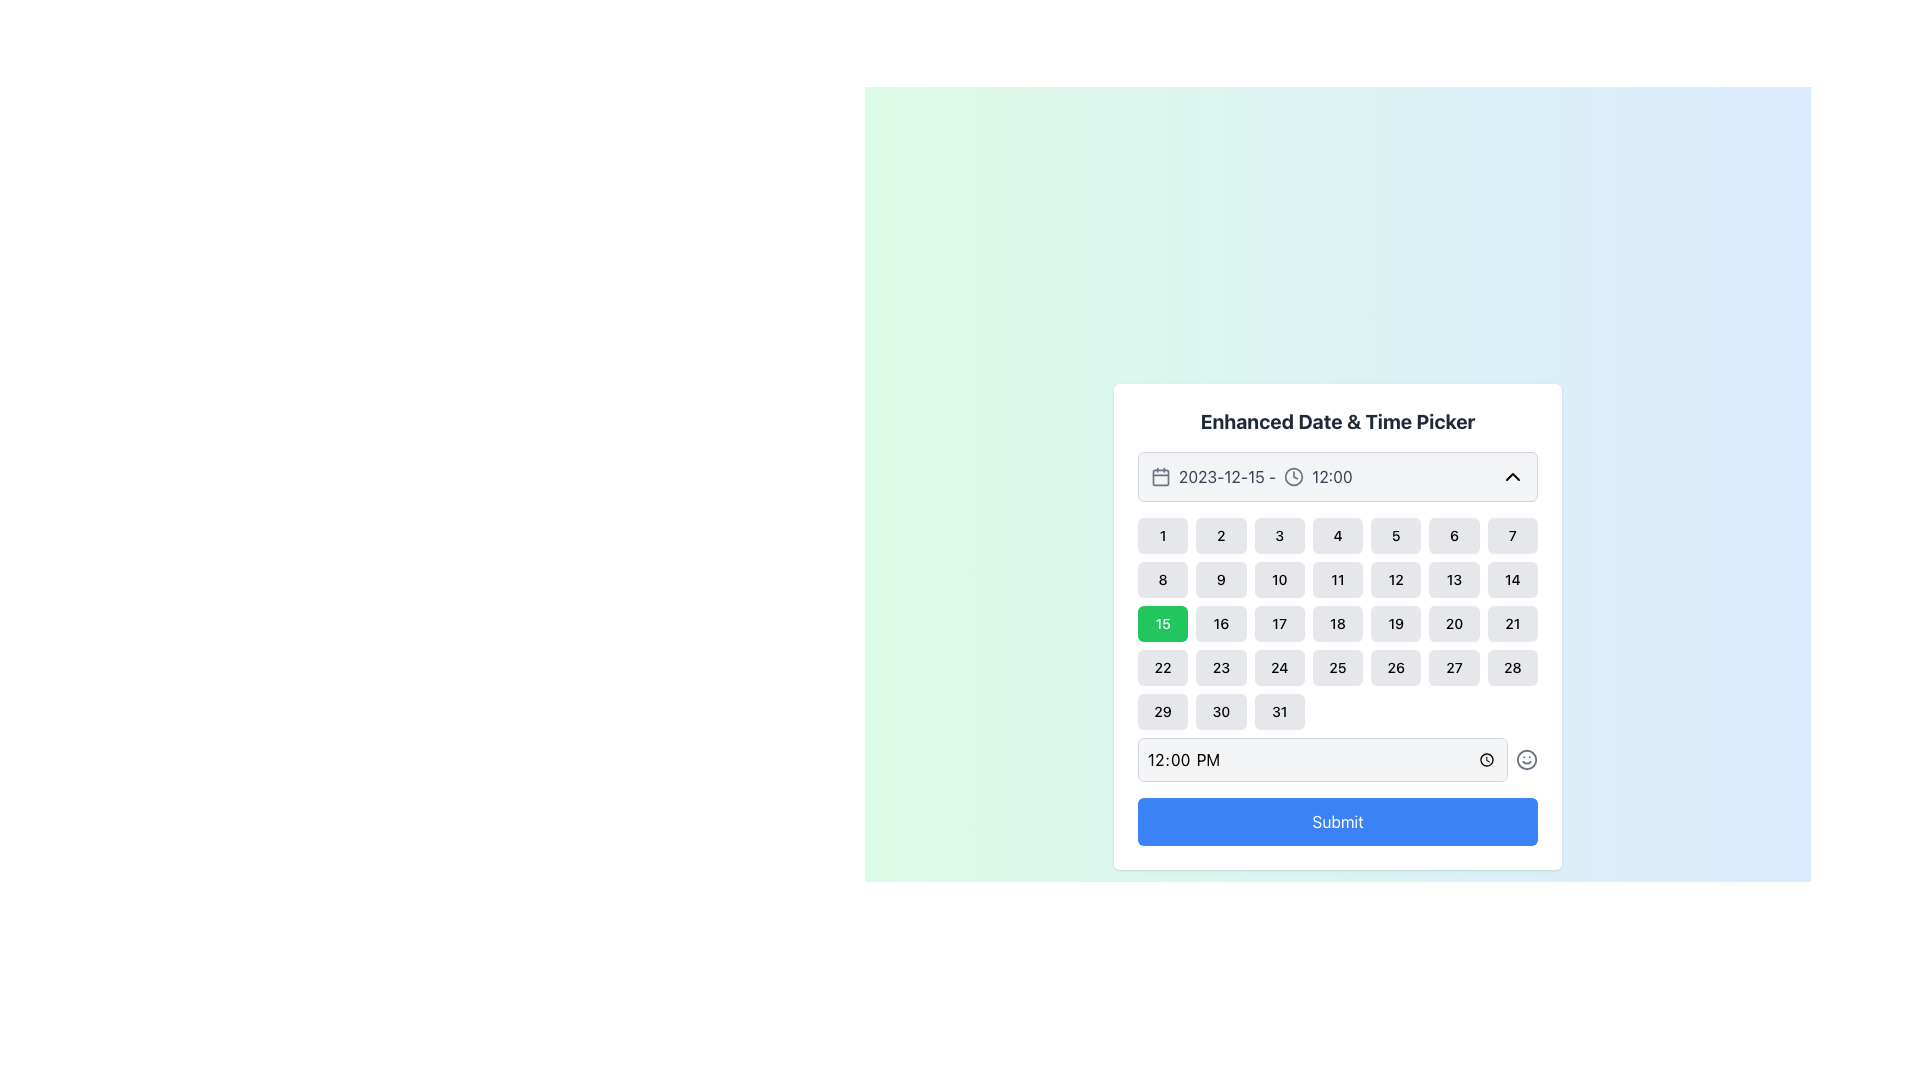 This screenshot has height=1080, width=1920. What do you see at coordinates (1294, 477) in the screenshot?
I see `the clock icon located in the top bar of the calendar interface, to the right of the date indicator '2023-12-15'` at bounding box center [1294, 477].